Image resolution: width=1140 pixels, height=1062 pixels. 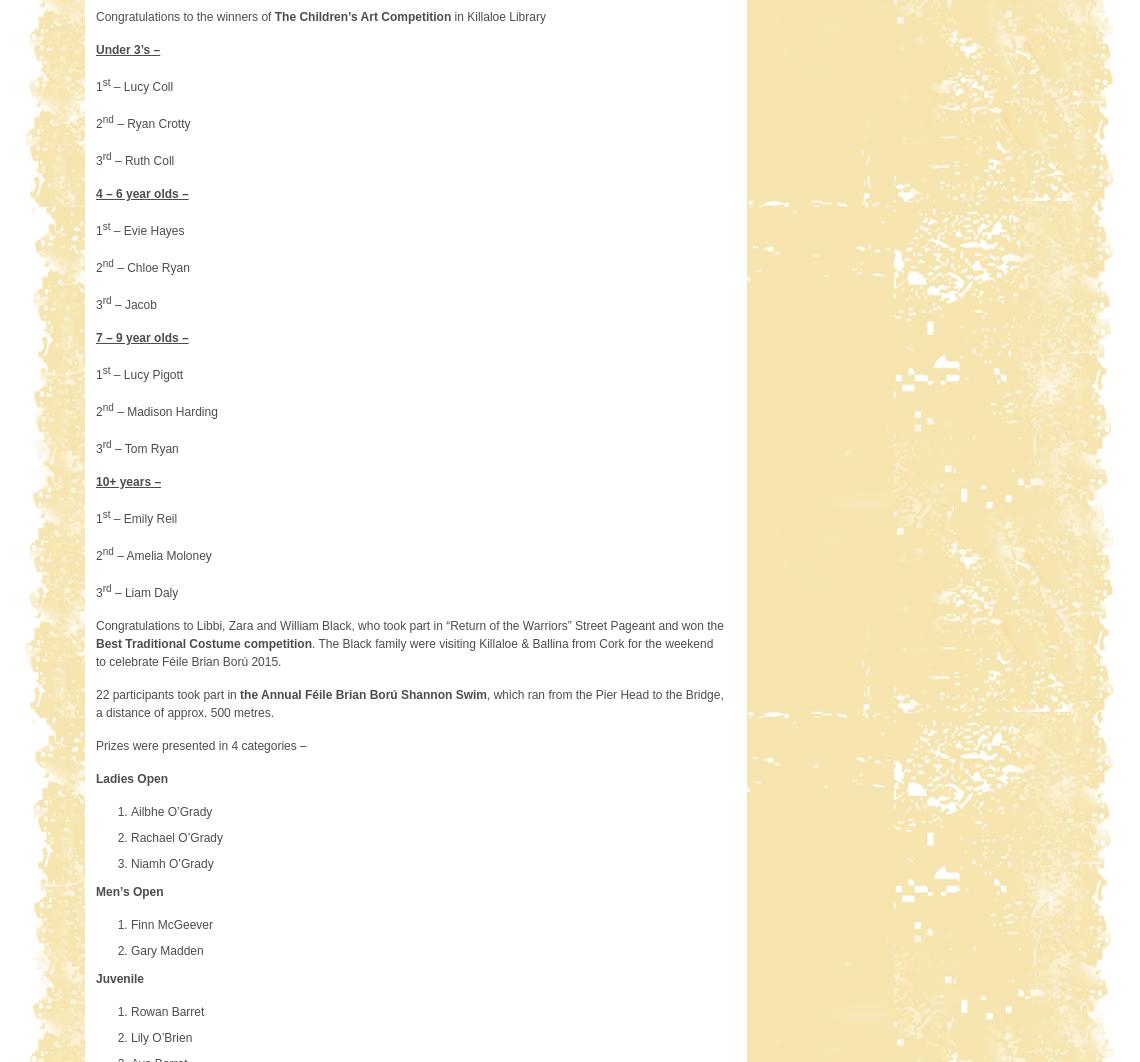 I want to click on 'Congratulations to the winners of', so click(x=94, y=16).